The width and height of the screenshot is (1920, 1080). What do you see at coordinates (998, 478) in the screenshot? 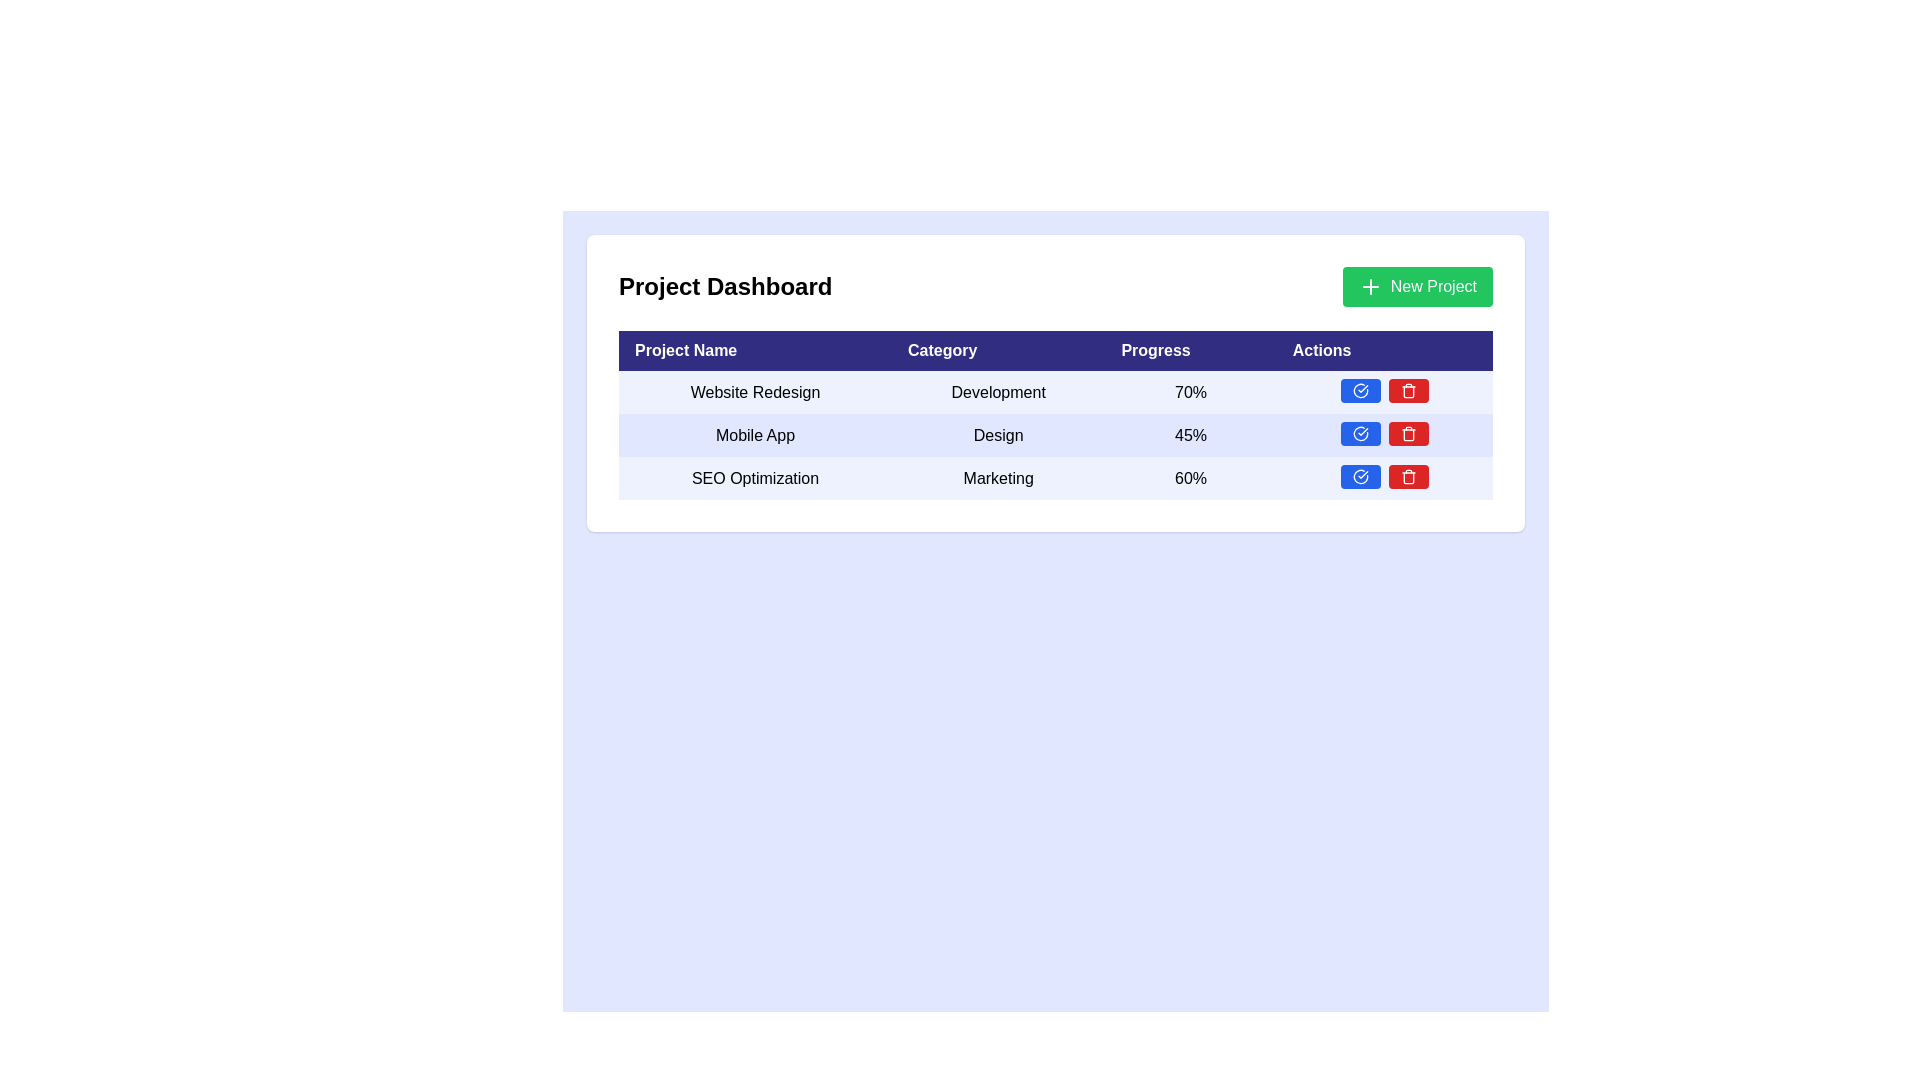
I see `static text labeled 'Marketing' located in the 'Category' column of the third row in the data table associated with 'SEO Optimization'` at bounding box center [998, 478].